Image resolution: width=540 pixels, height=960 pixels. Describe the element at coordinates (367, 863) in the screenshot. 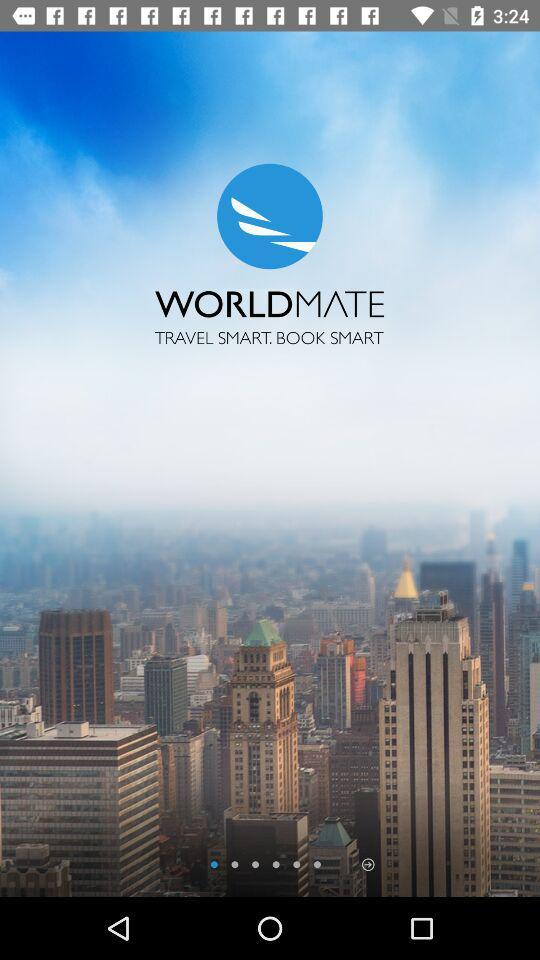

I see `next page` at that location.